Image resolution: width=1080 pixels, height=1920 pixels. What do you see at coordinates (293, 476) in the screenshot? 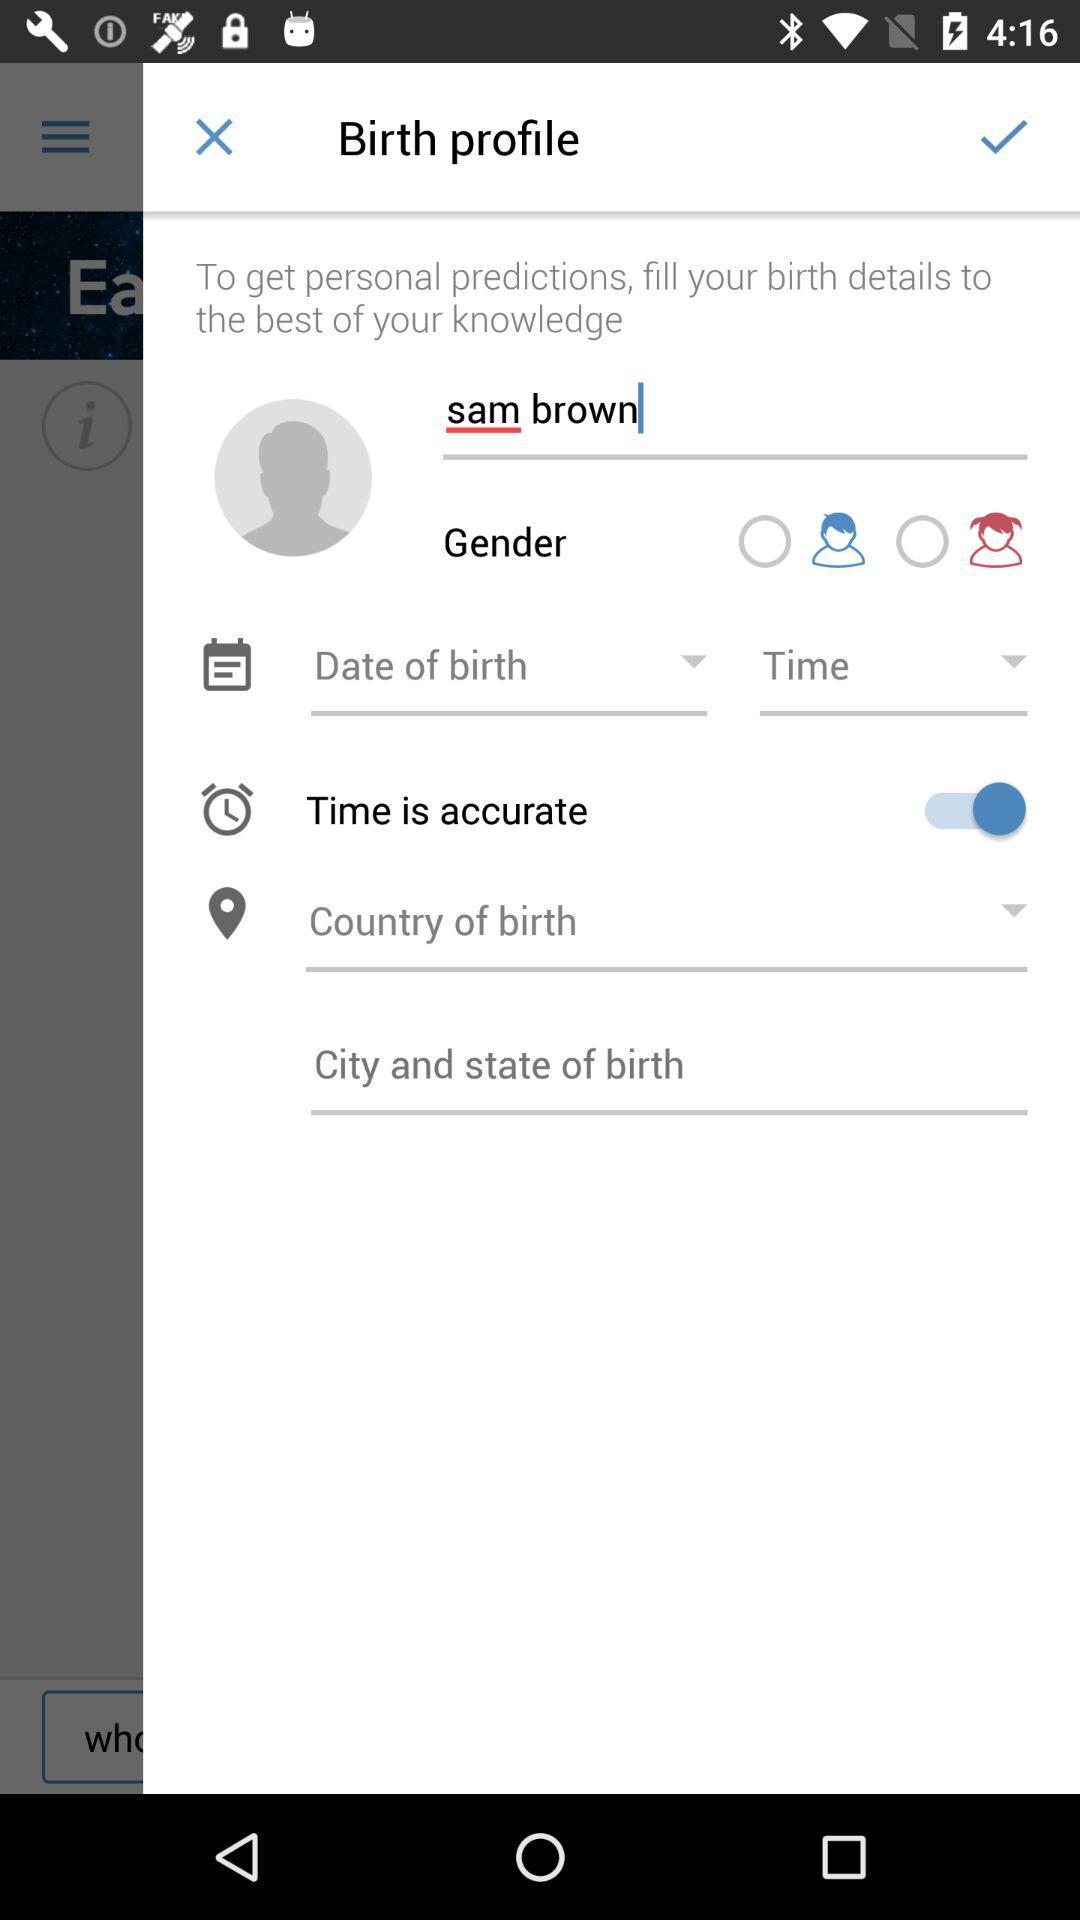
I see `gender` at bounding box center [293, 476].